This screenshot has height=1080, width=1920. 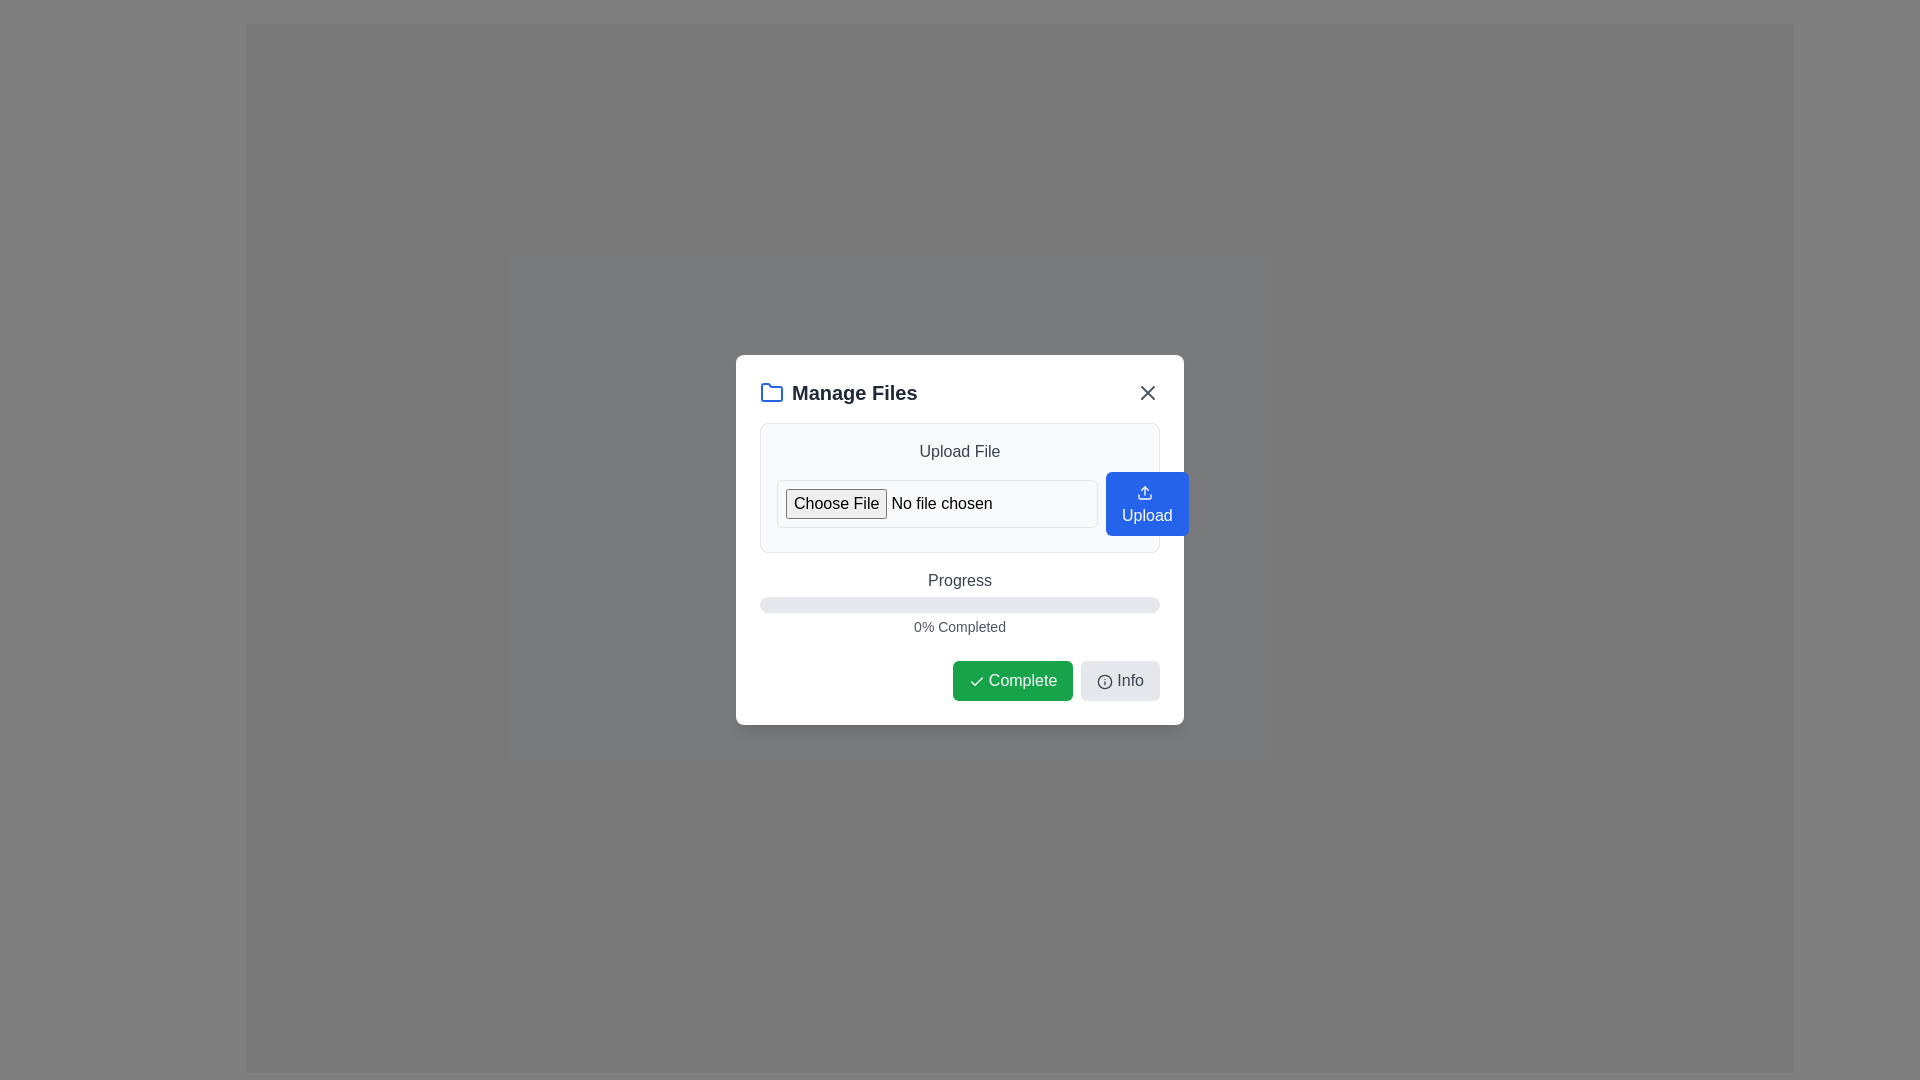 What do you see at coordinates (1147, 503) in the screenshot?
I see `the 'Upload' button with a blue background and upward arrow icon in the 'Manage Files' modal` at bounding box center [1147, 503].